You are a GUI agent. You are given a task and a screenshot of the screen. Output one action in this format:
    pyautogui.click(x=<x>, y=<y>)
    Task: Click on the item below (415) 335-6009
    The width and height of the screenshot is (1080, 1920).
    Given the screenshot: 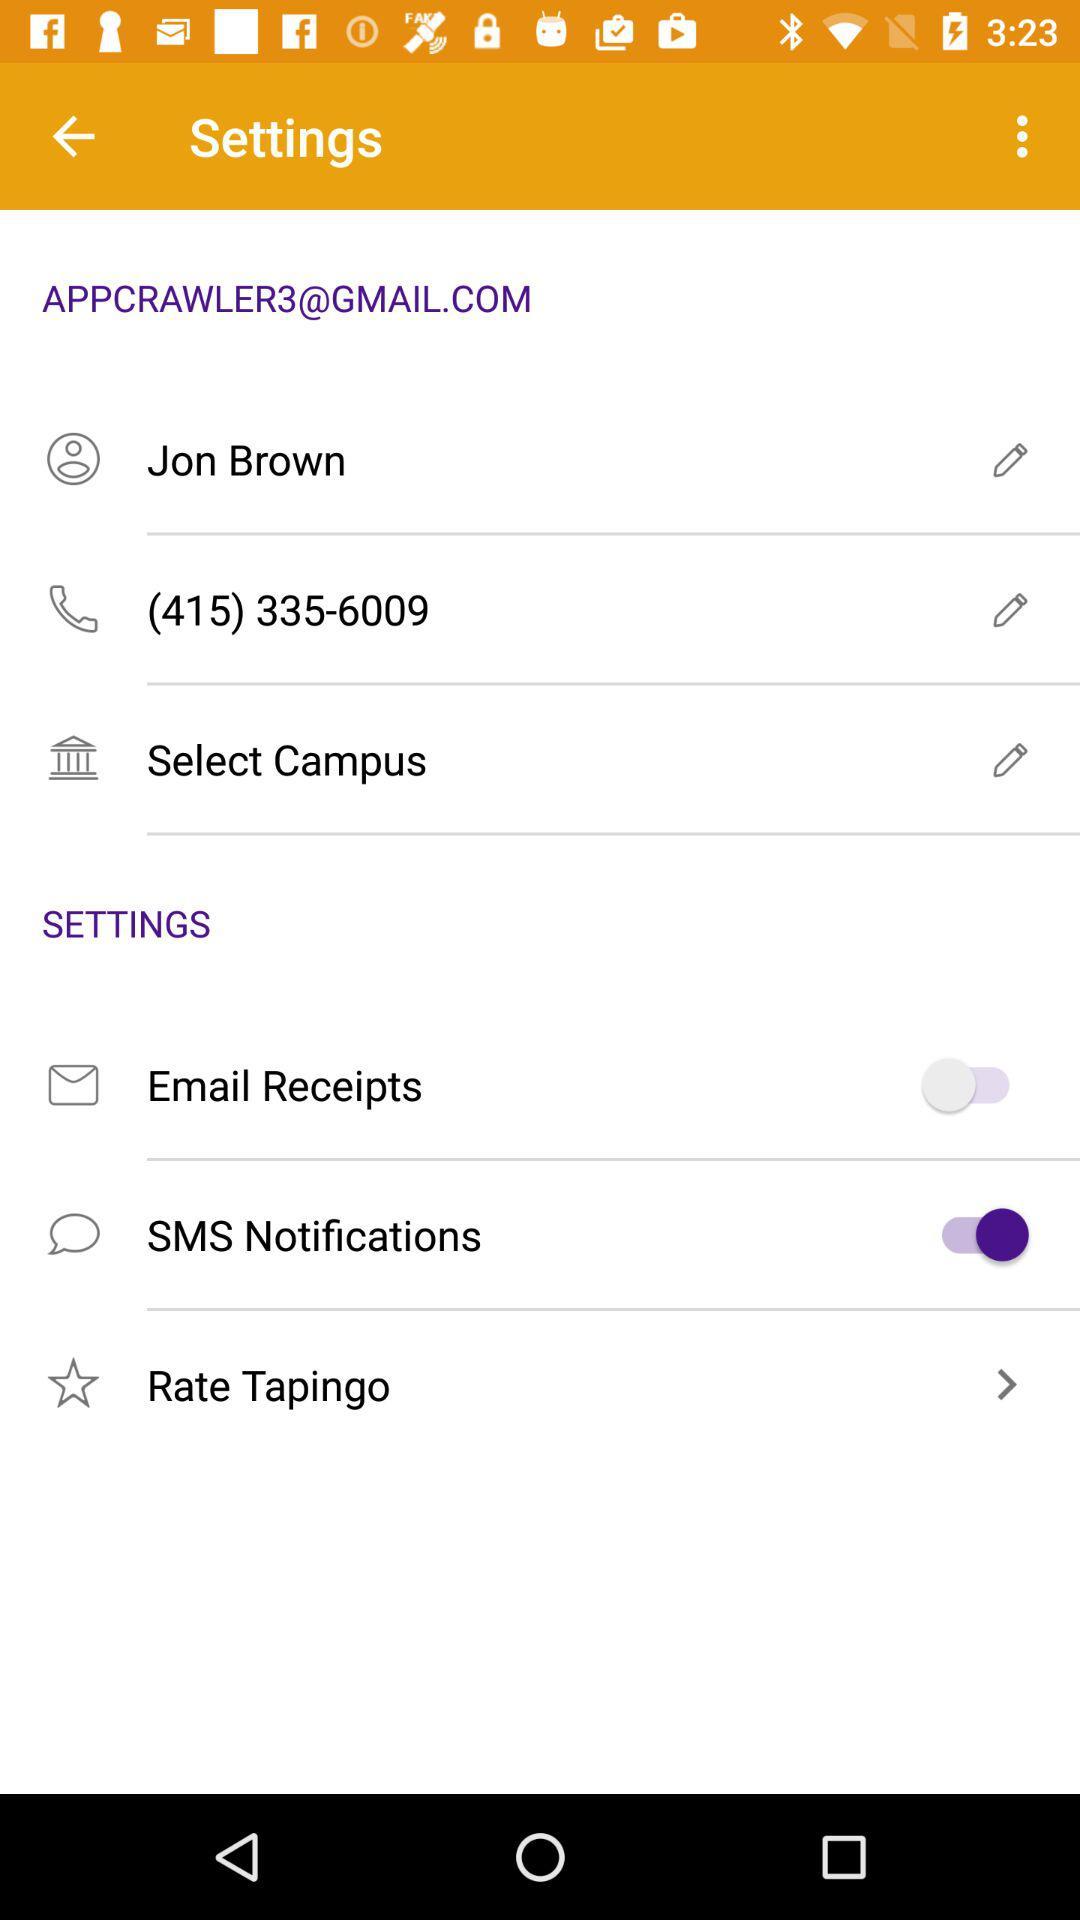 What is the action you would take?
    pyautogui.click(x=540, y=757)
    